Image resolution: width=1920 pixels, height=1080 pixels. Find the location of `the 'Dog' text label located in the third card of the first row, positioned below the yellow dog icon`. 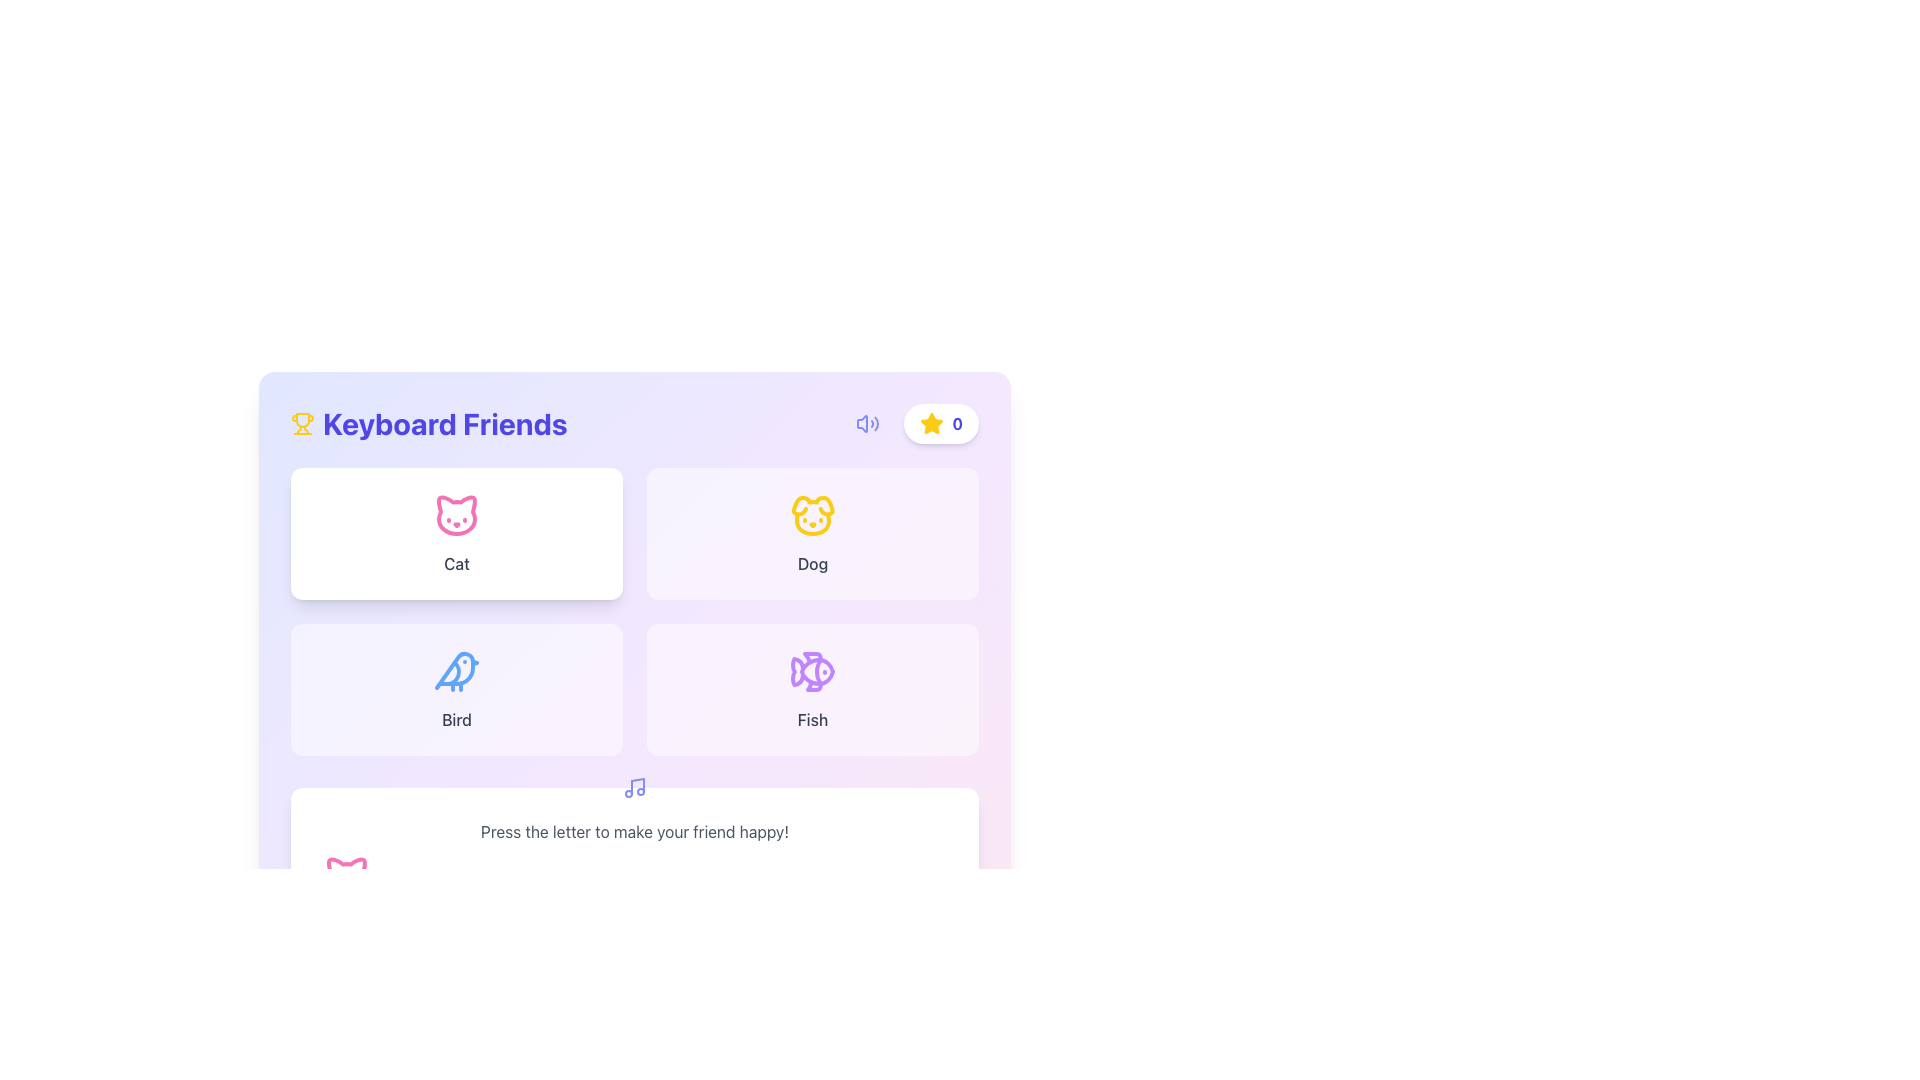

the 'Dog' text label located in the third card of the first row, positioned below the yellow dog icon is located at coordinates (812, 563).